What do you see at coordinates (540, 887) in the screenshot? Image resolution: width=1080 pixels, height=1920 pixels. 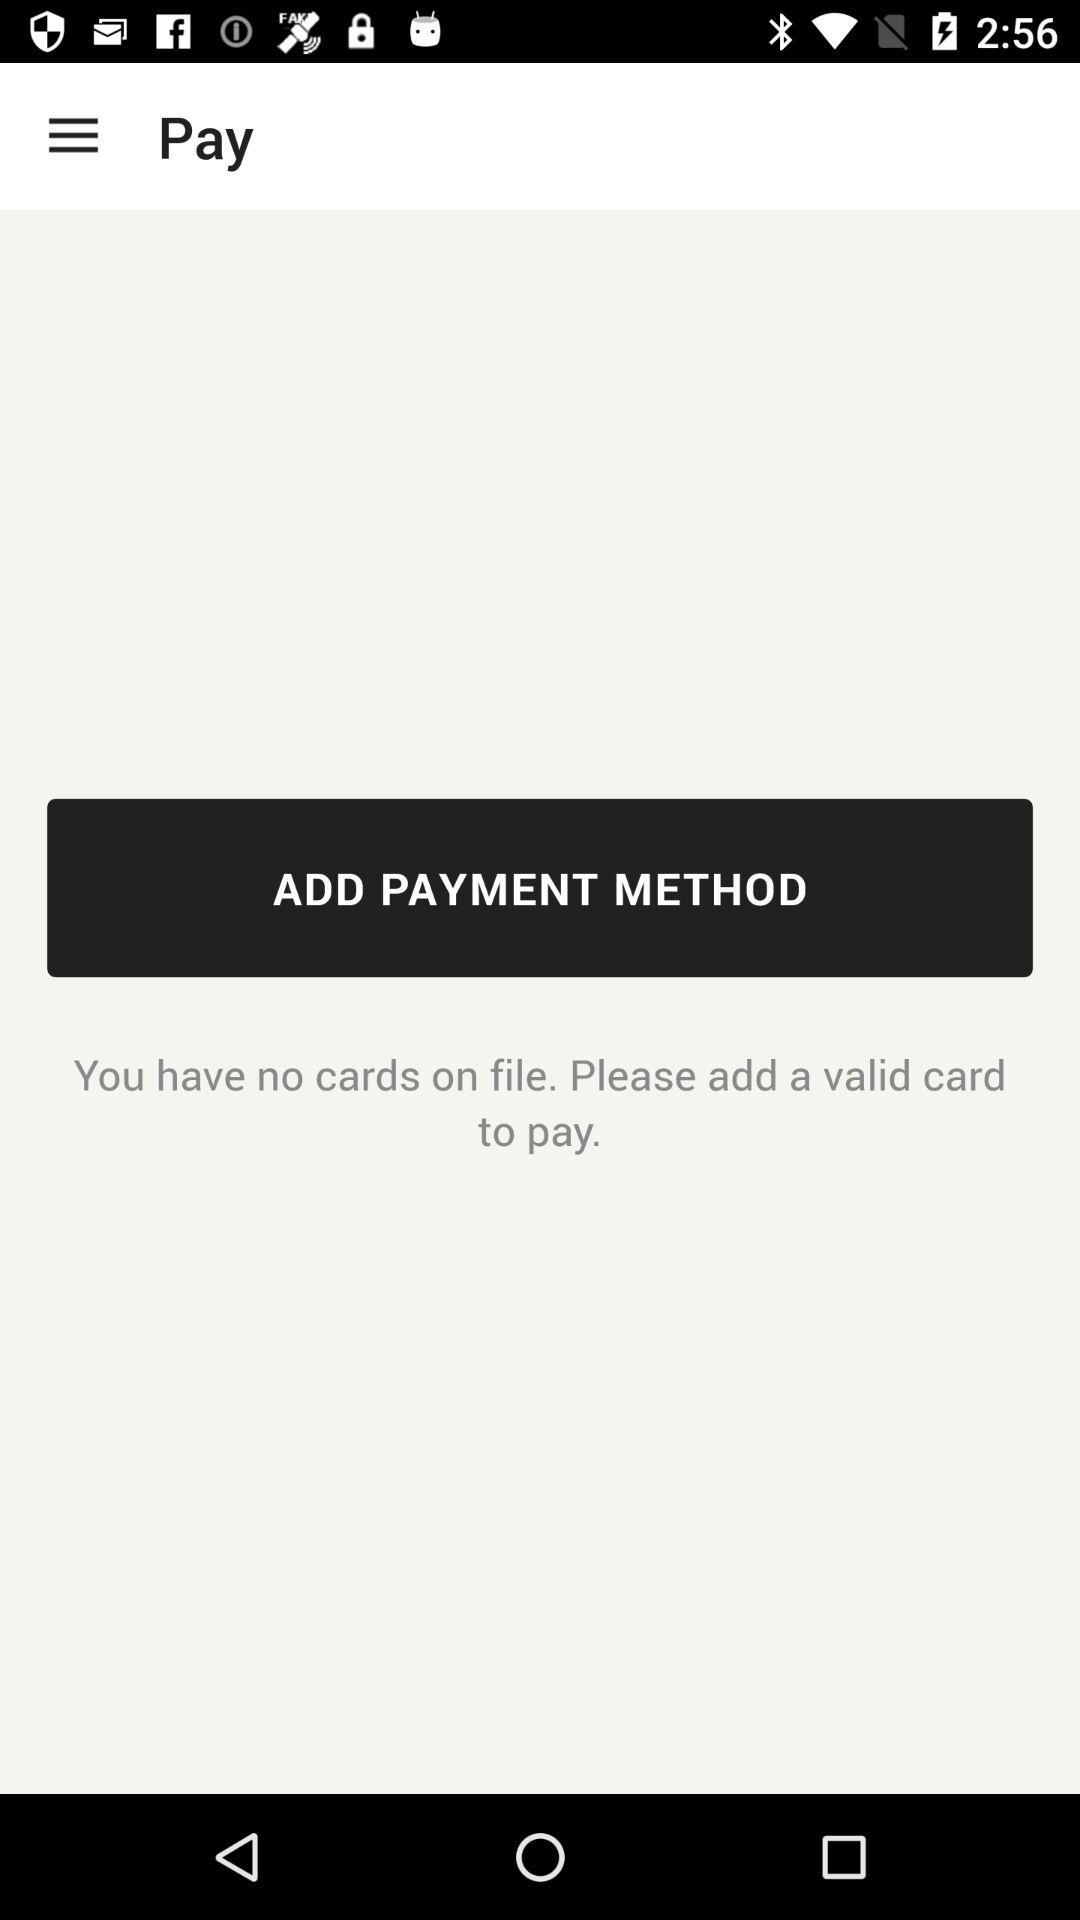 I see `add payment method item` at bounding box center [540, 887].